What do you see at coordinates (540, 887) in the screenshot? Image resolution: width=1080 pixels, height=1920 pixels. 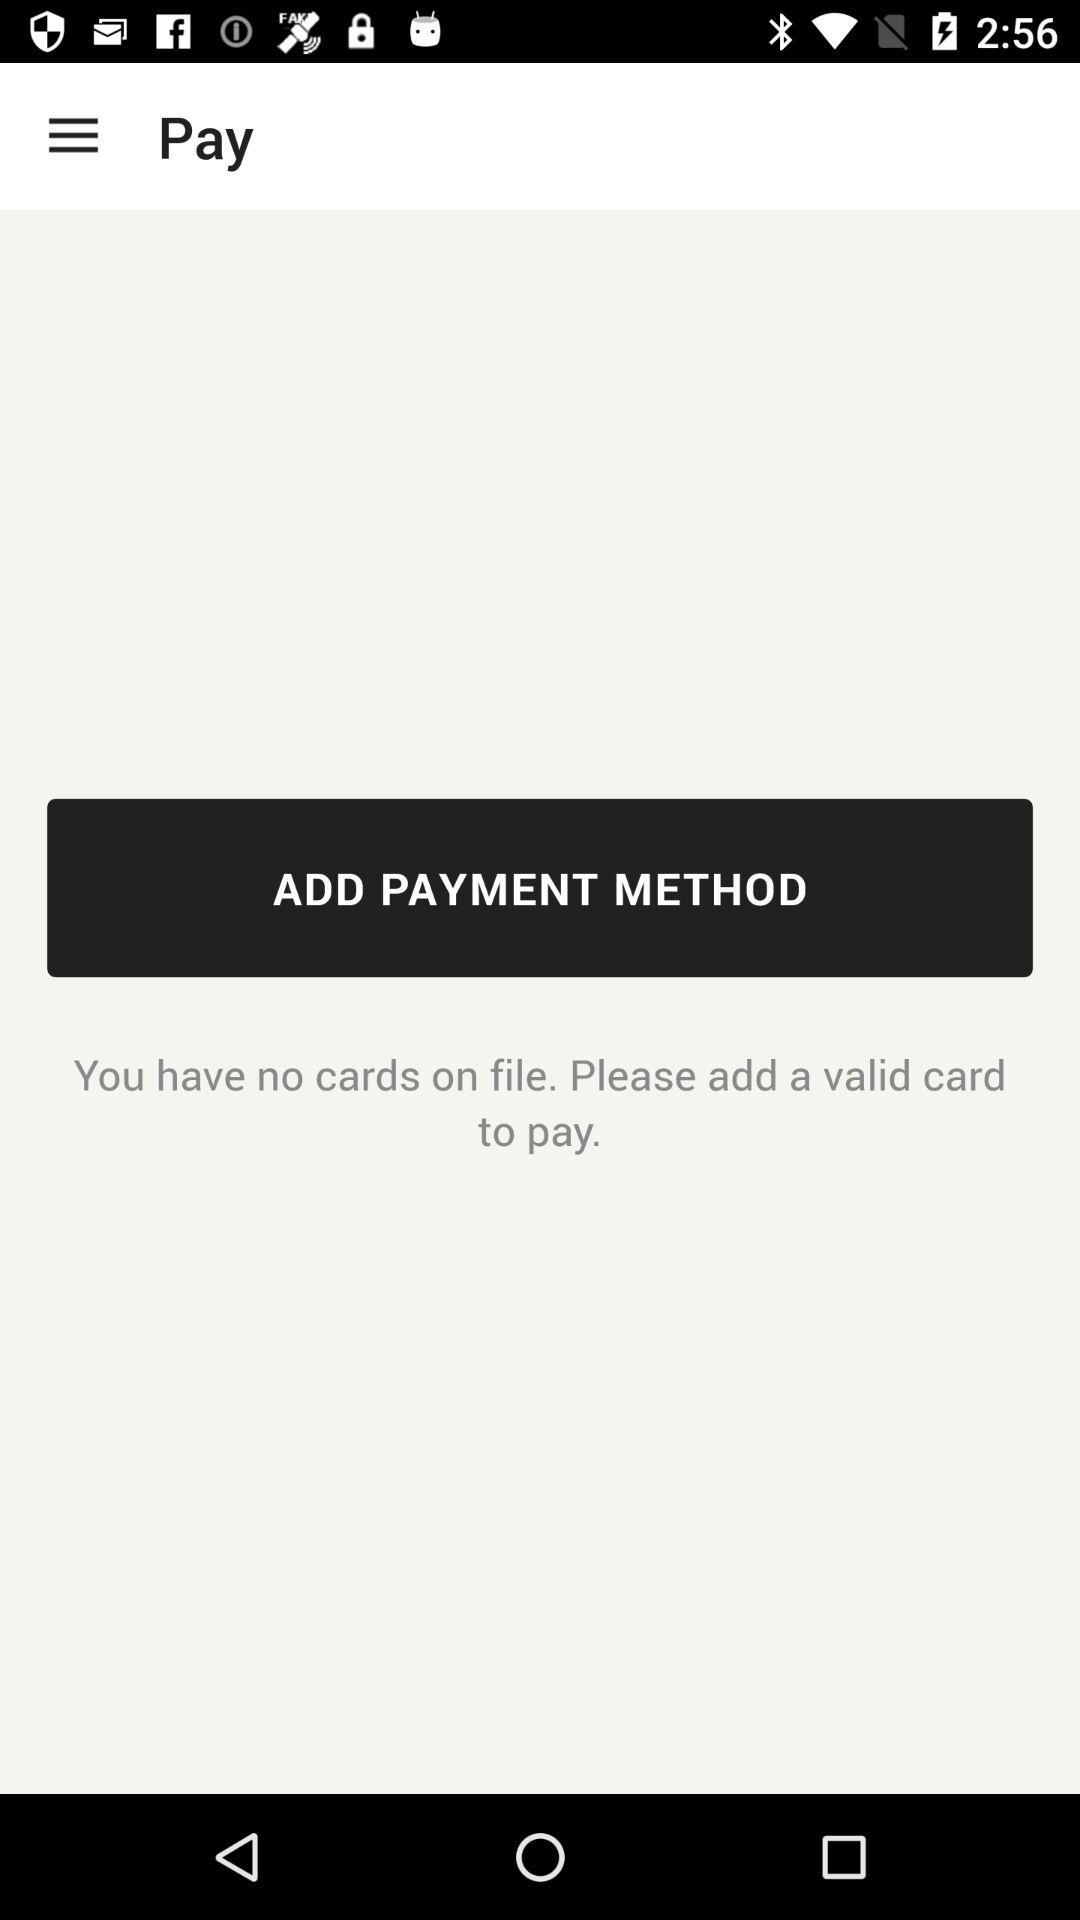 I see `add payment method item` at bounding box center [540, 887].